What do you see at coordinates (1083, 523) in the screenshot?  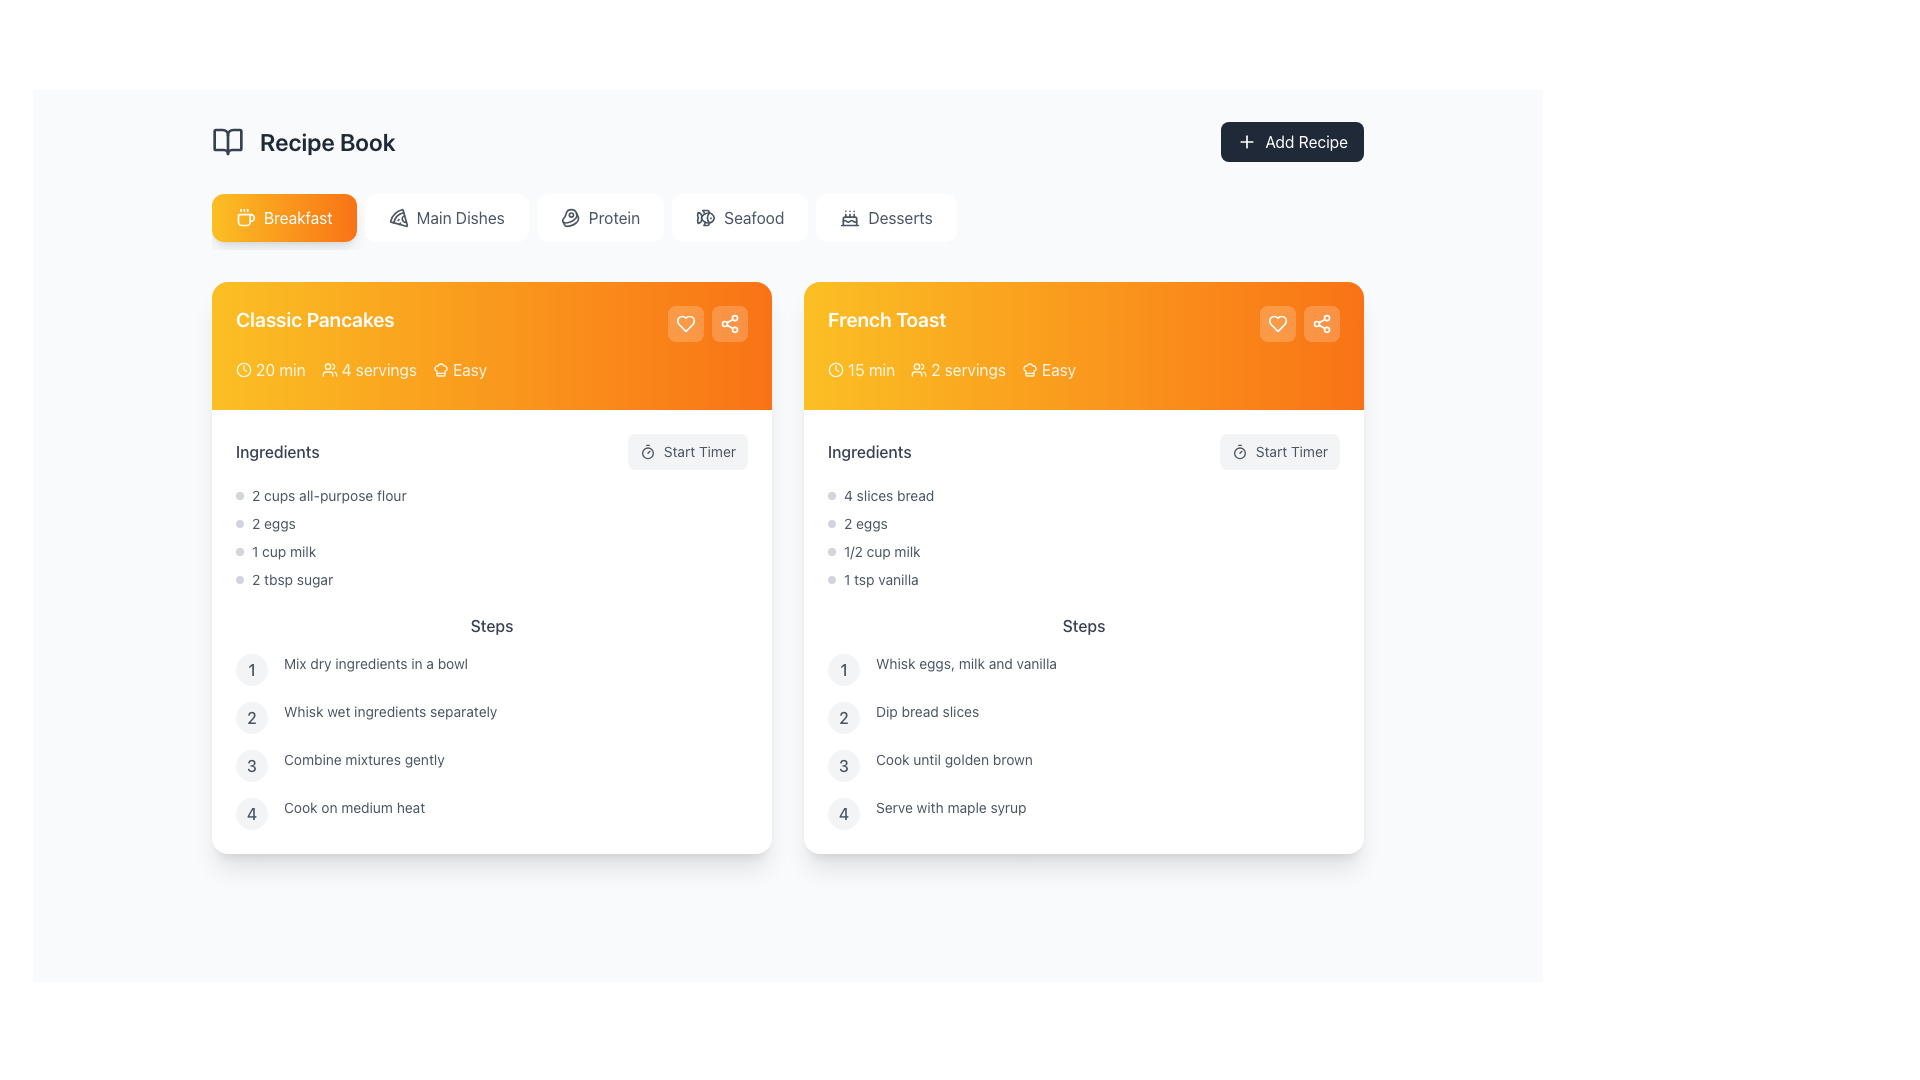 I see `the second item in the 'Ingredients' list of the 'French Toast' recipe card, which displays the quantity and type of ingredient required for the recipe` at bounding box center [1083, 523].